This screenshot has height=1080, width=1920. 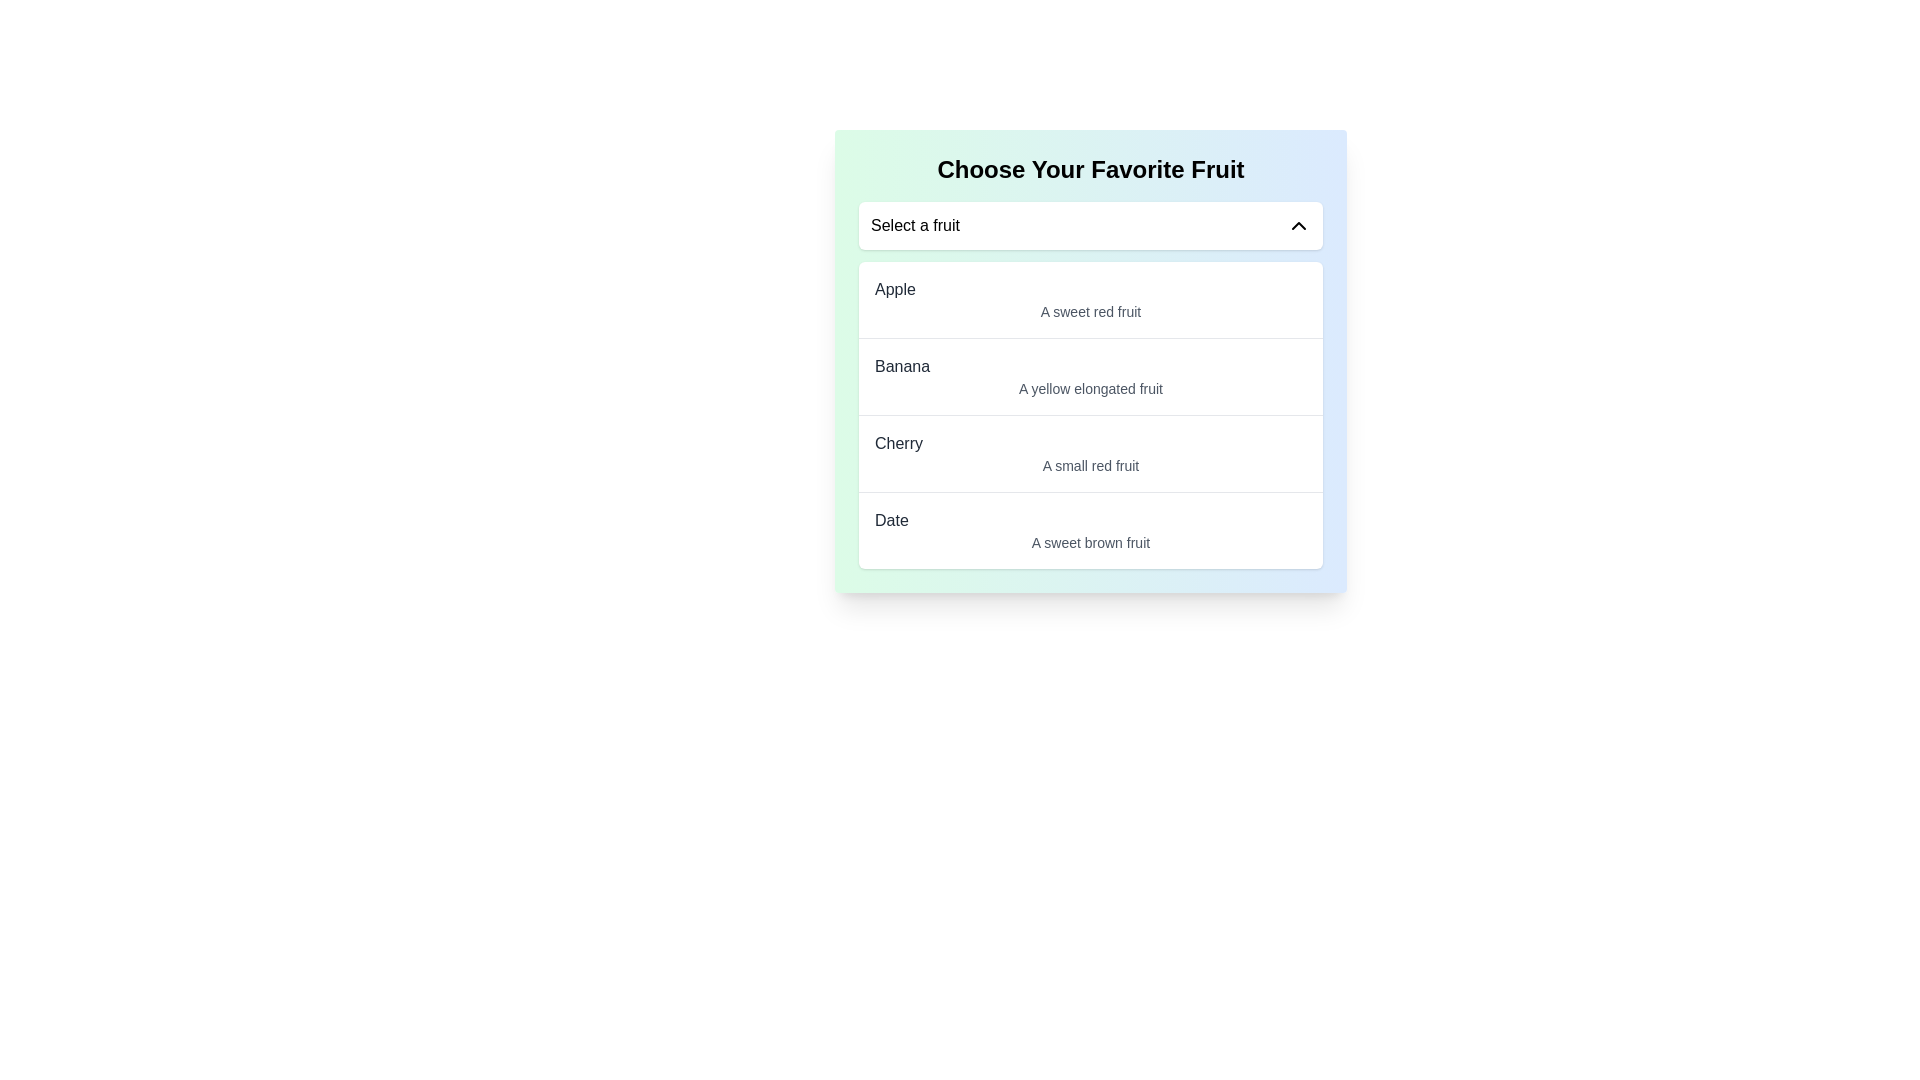 I want to click on the upward-pointing chevron icon inside the 'Select a fruit' dropdown, so click(x=1299, y=225).